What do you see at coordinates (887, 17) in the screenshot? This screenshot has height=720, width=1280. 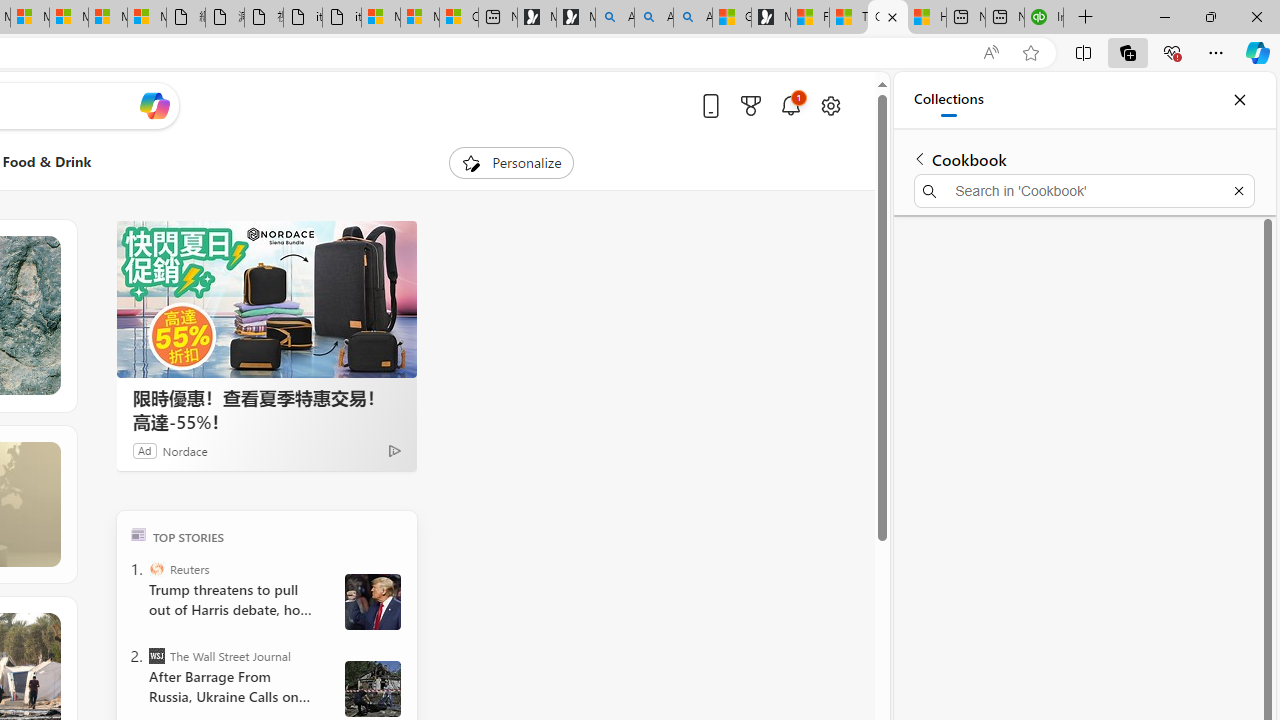 I see `'CNN - MSN'` at bounding box center [887, 17].